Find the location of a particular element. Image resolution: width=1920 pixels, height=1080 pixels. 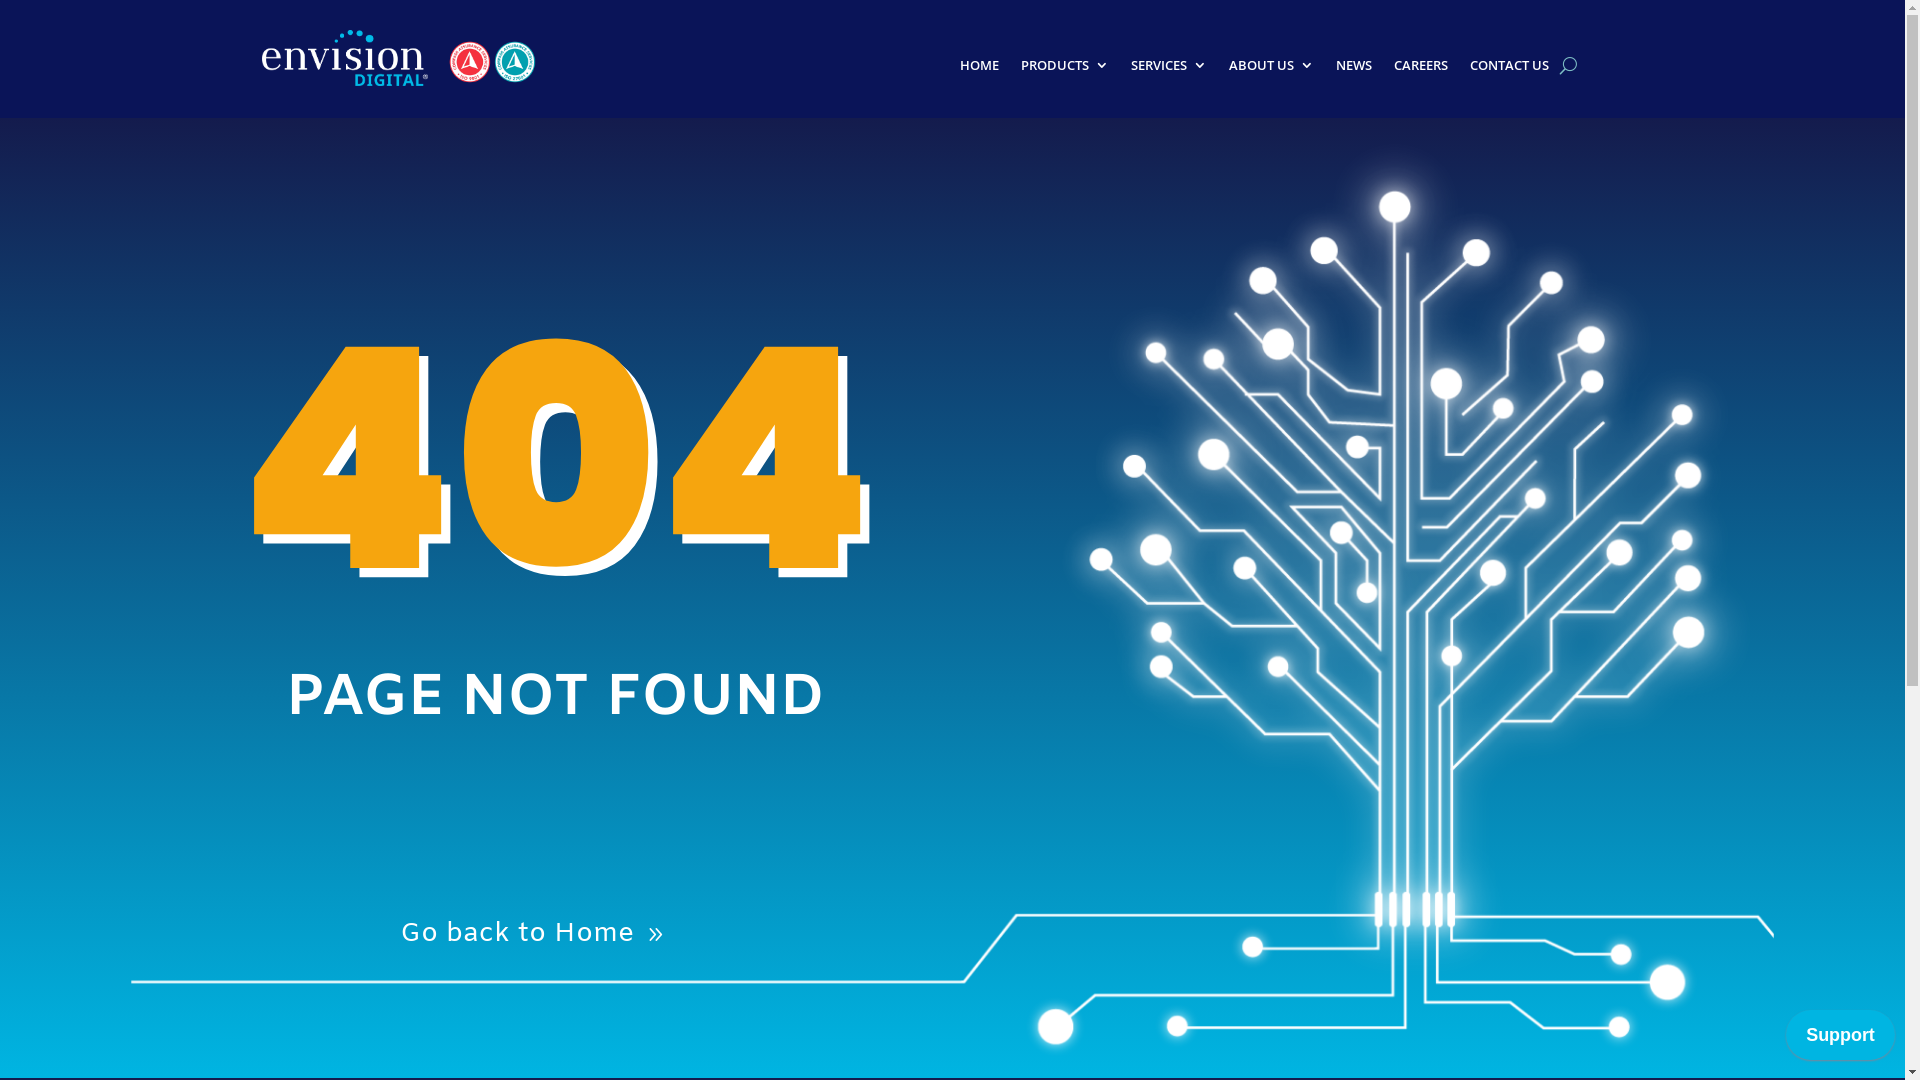

'PRODUCTS' is located at coordinates (1021, 68).